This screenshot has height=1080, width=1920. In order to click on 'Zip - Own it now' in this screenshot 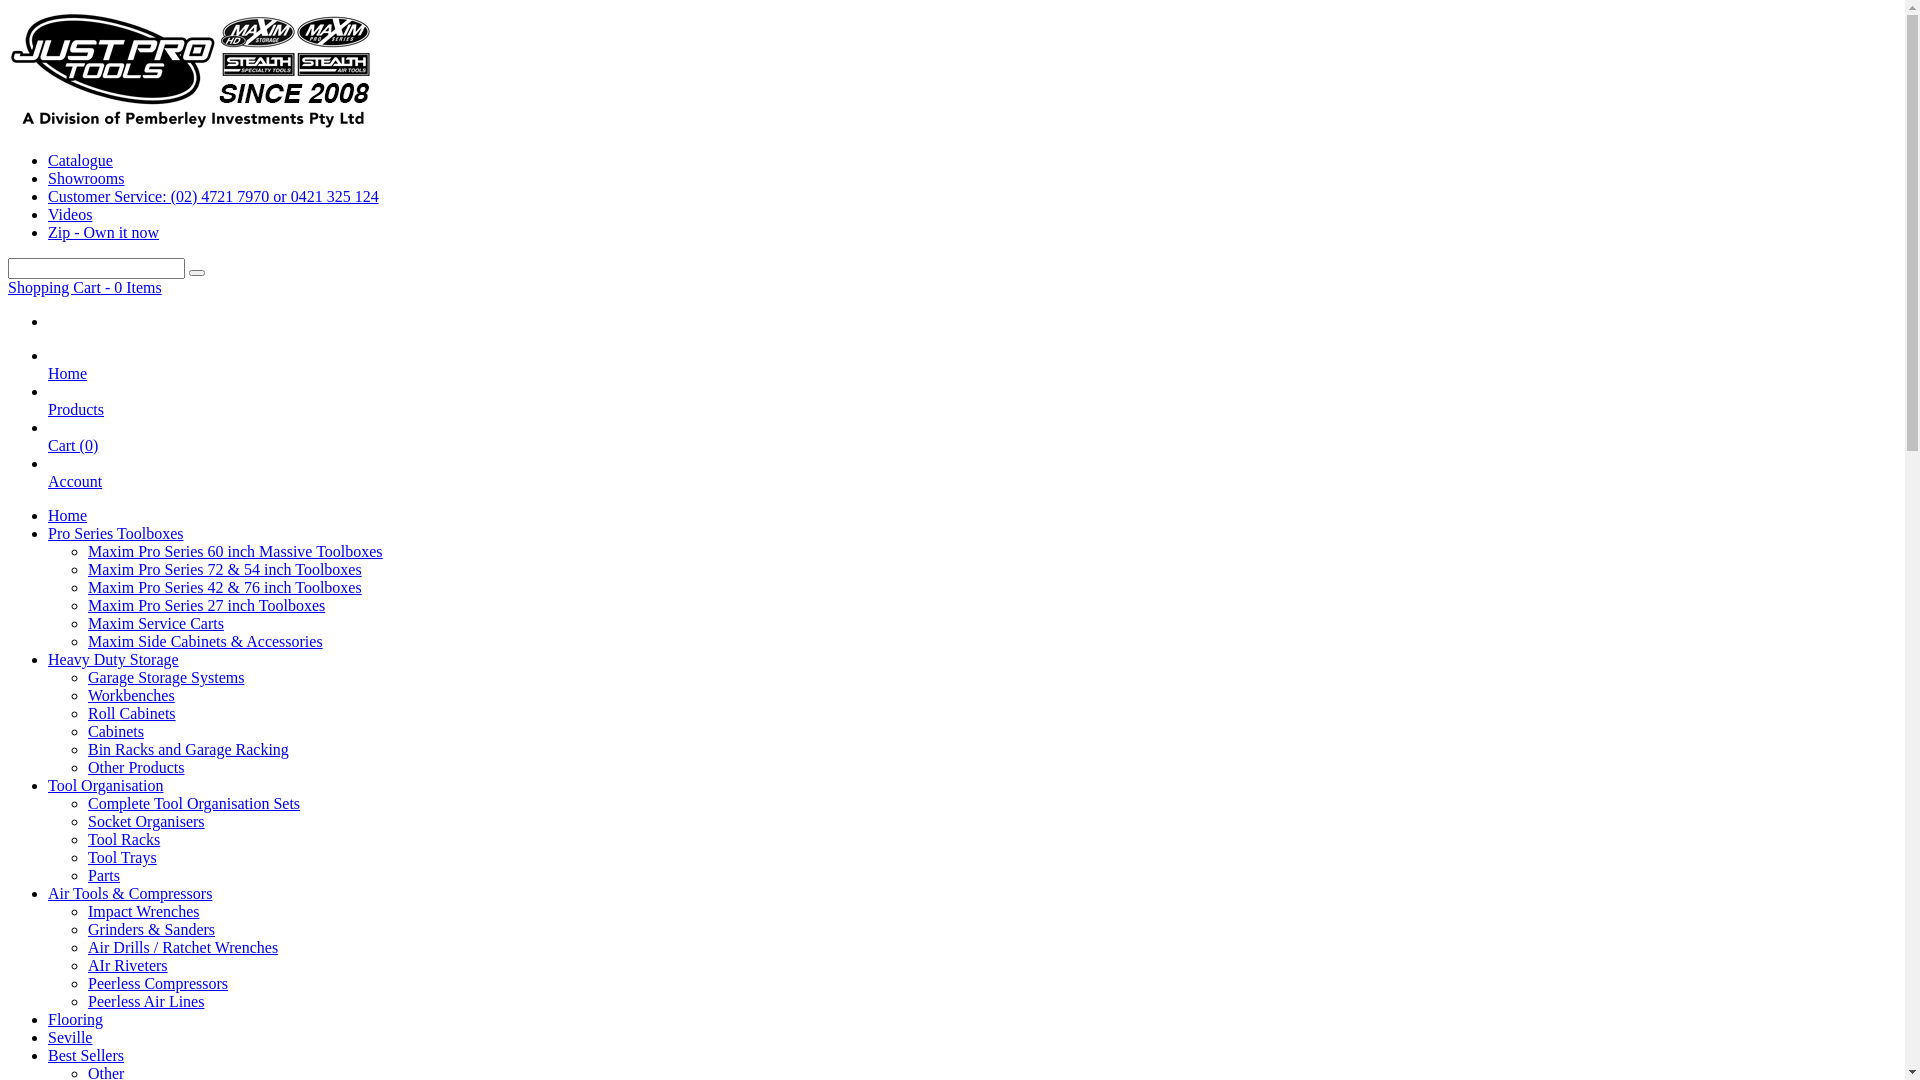, I will do `click(102, 231)`.